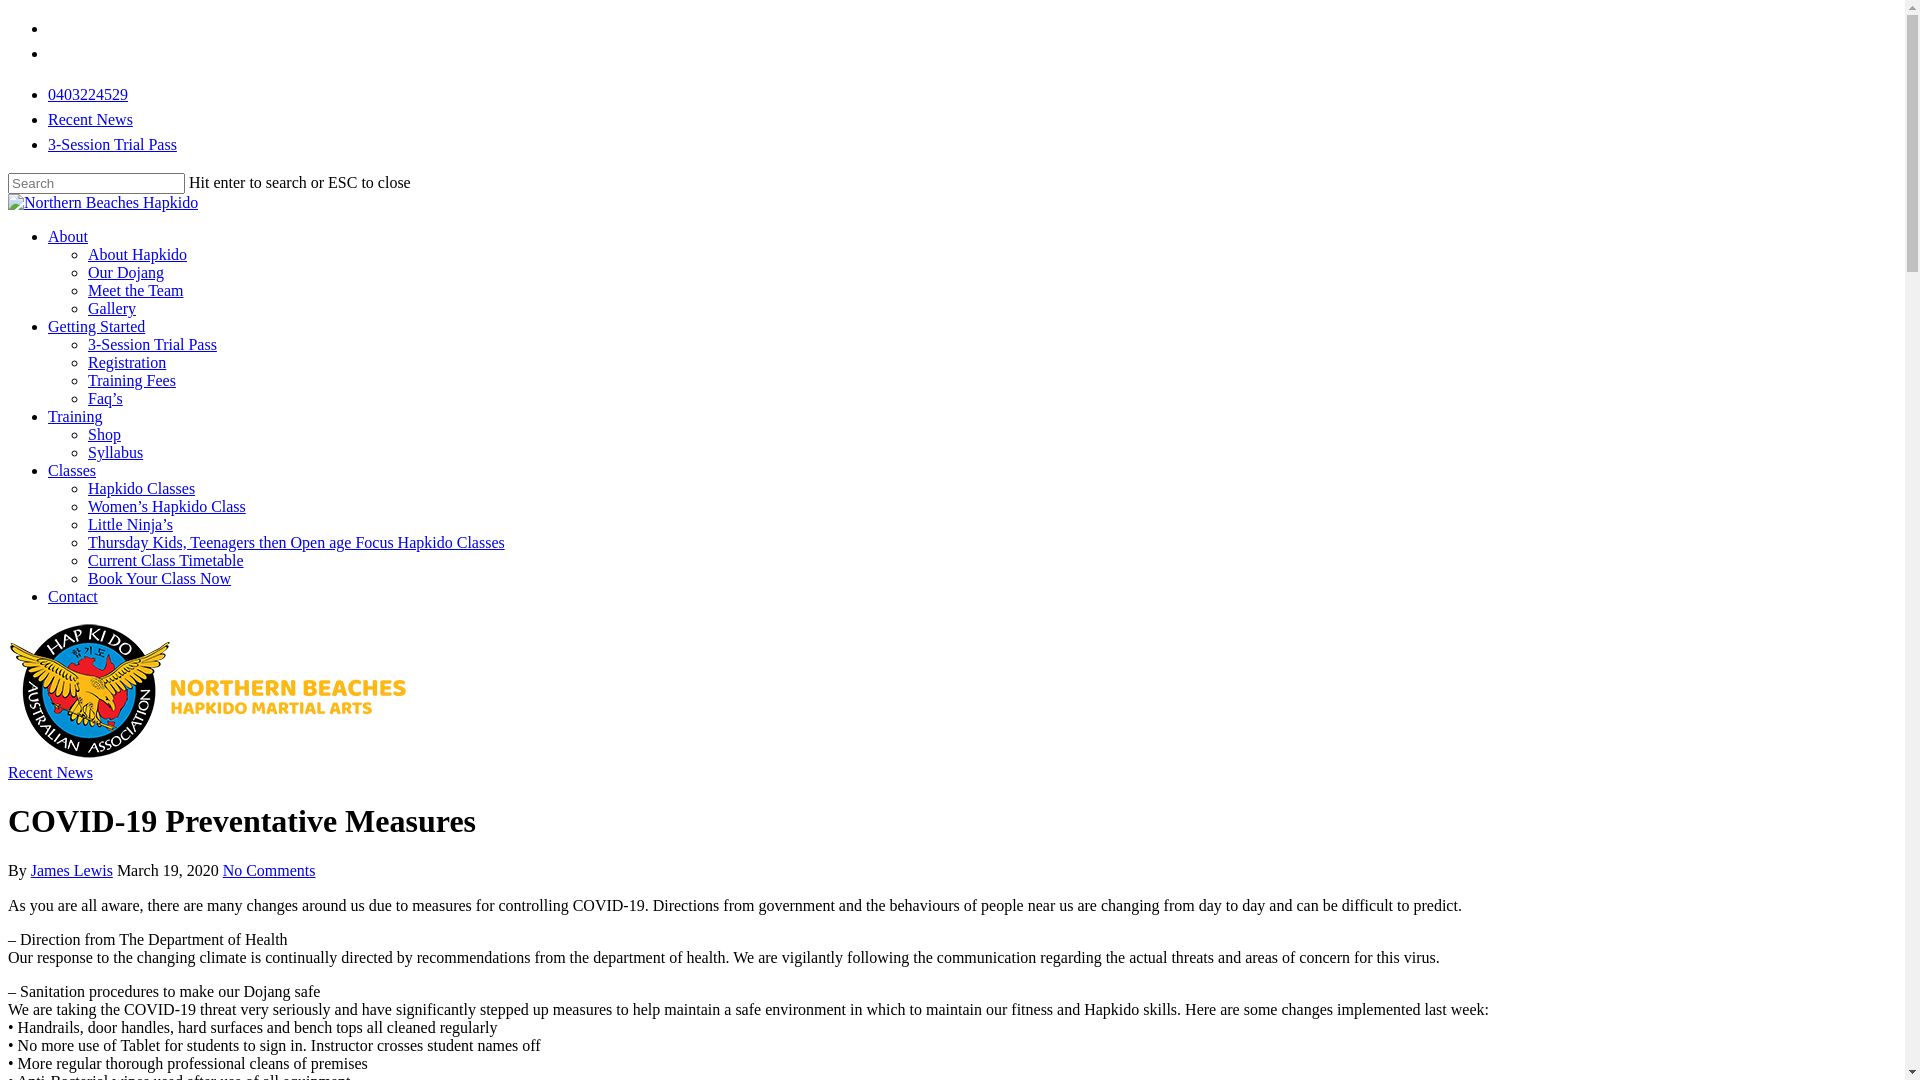 This screenshot has width=1920, height=1080. Describe the element at coordinates (48, 470) in the screenshot. I see `'Classes'` at that location.